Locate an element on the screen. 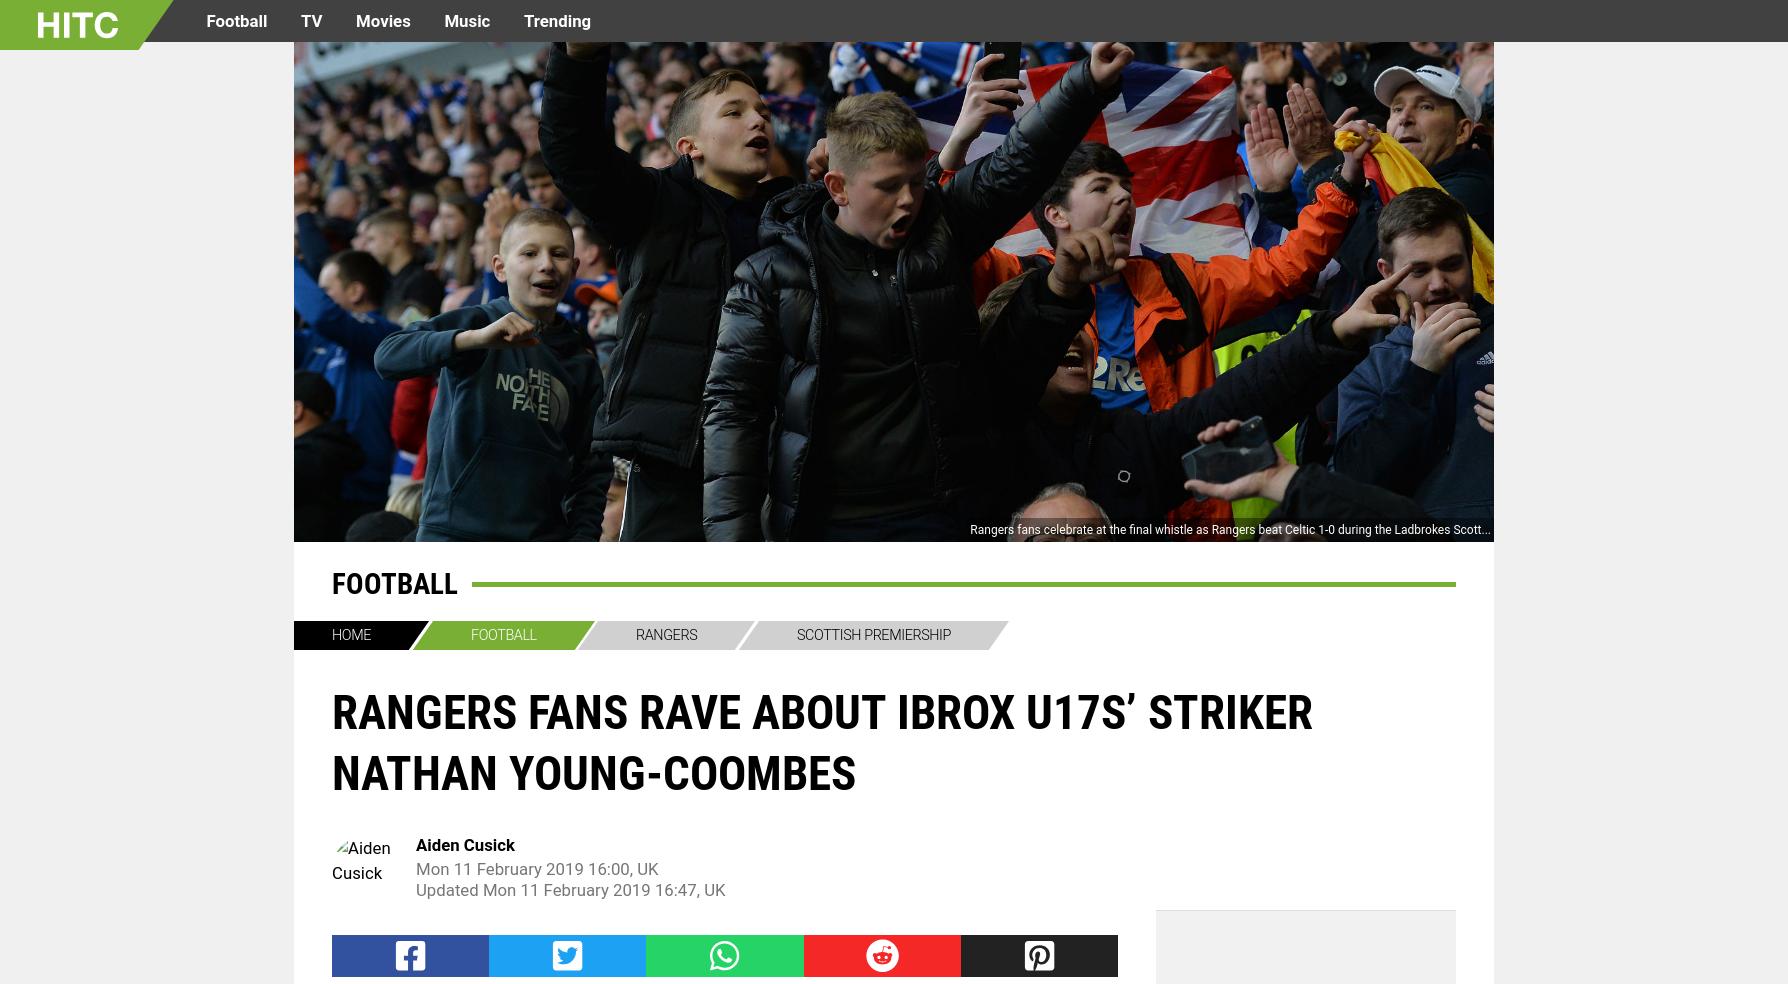  'Rangers fans rave about Ibrox U17s’ striker Nathan Young-Coombes' is located at coordinates (331, 741).